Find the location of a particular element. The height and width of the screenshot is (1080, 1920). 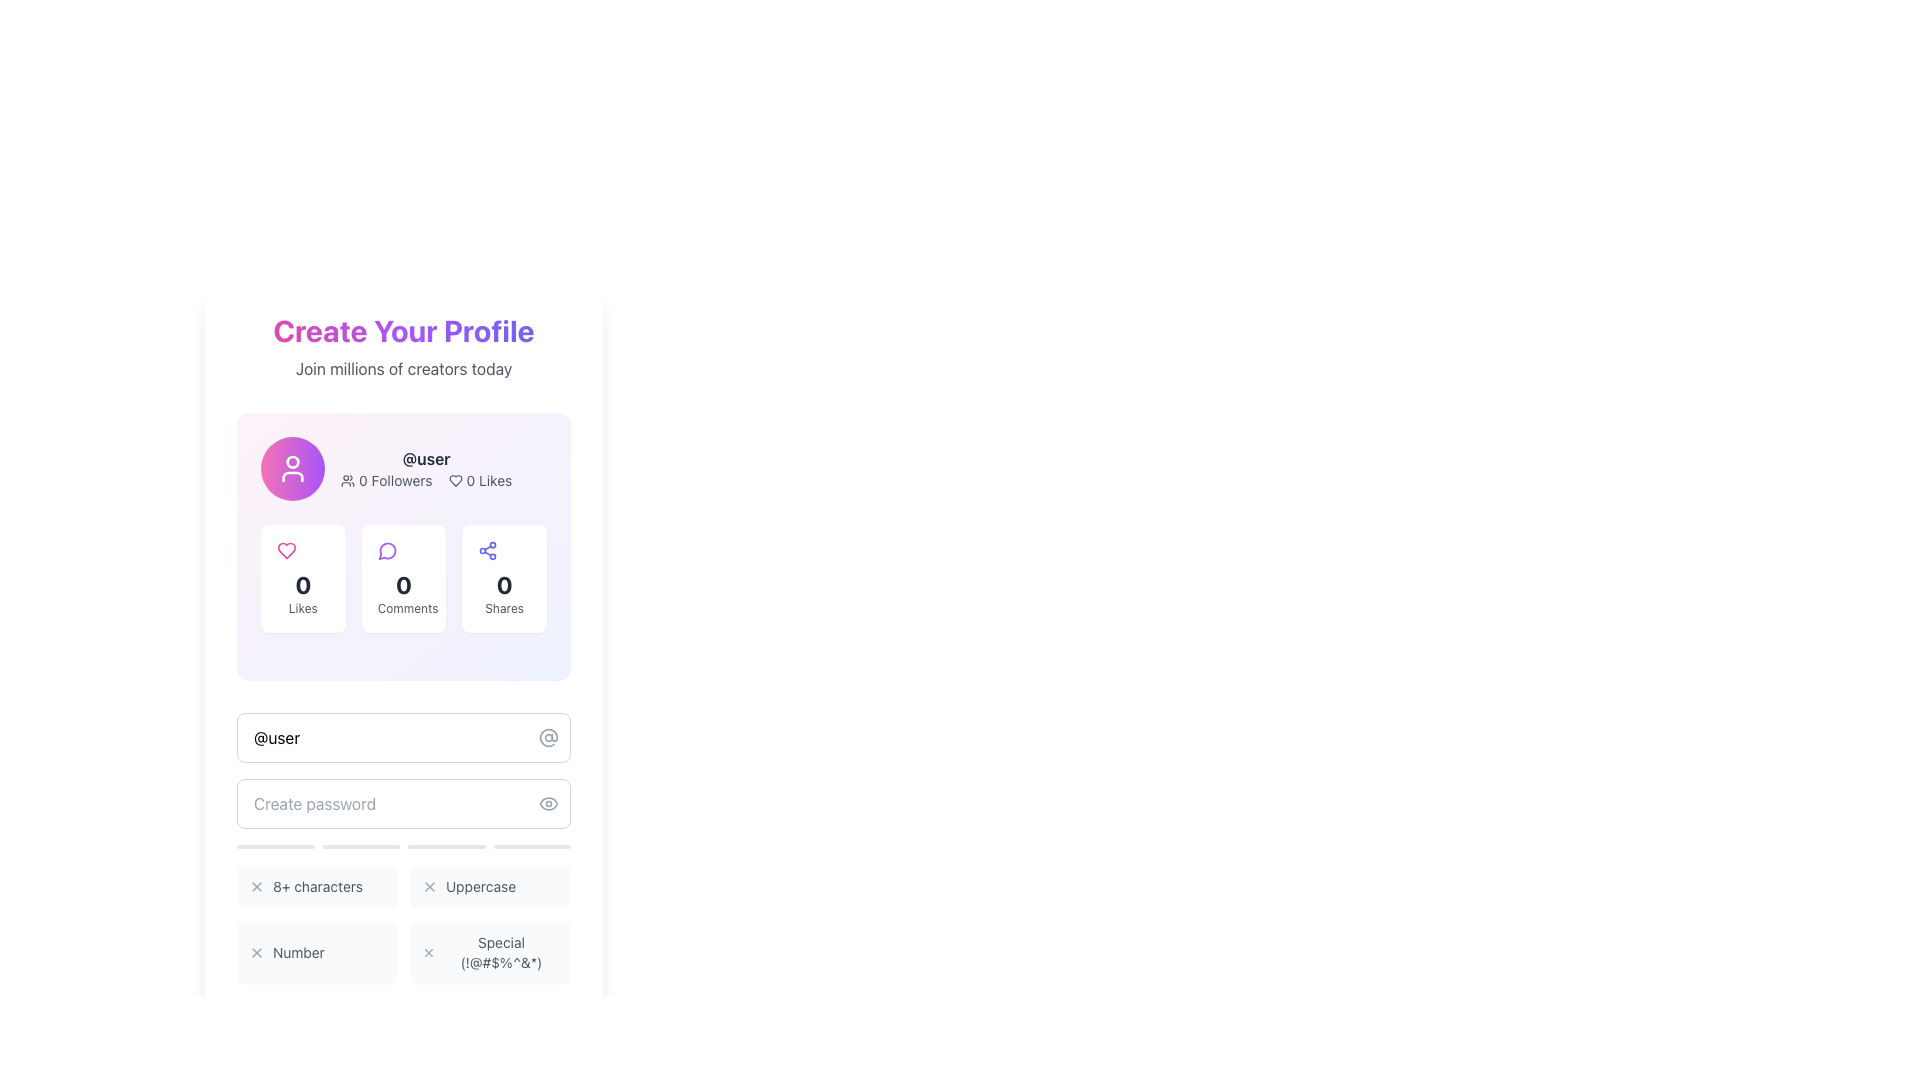

the heart-shaped icon with a bold pink outline to like the content is located at coordinates (286, 551).